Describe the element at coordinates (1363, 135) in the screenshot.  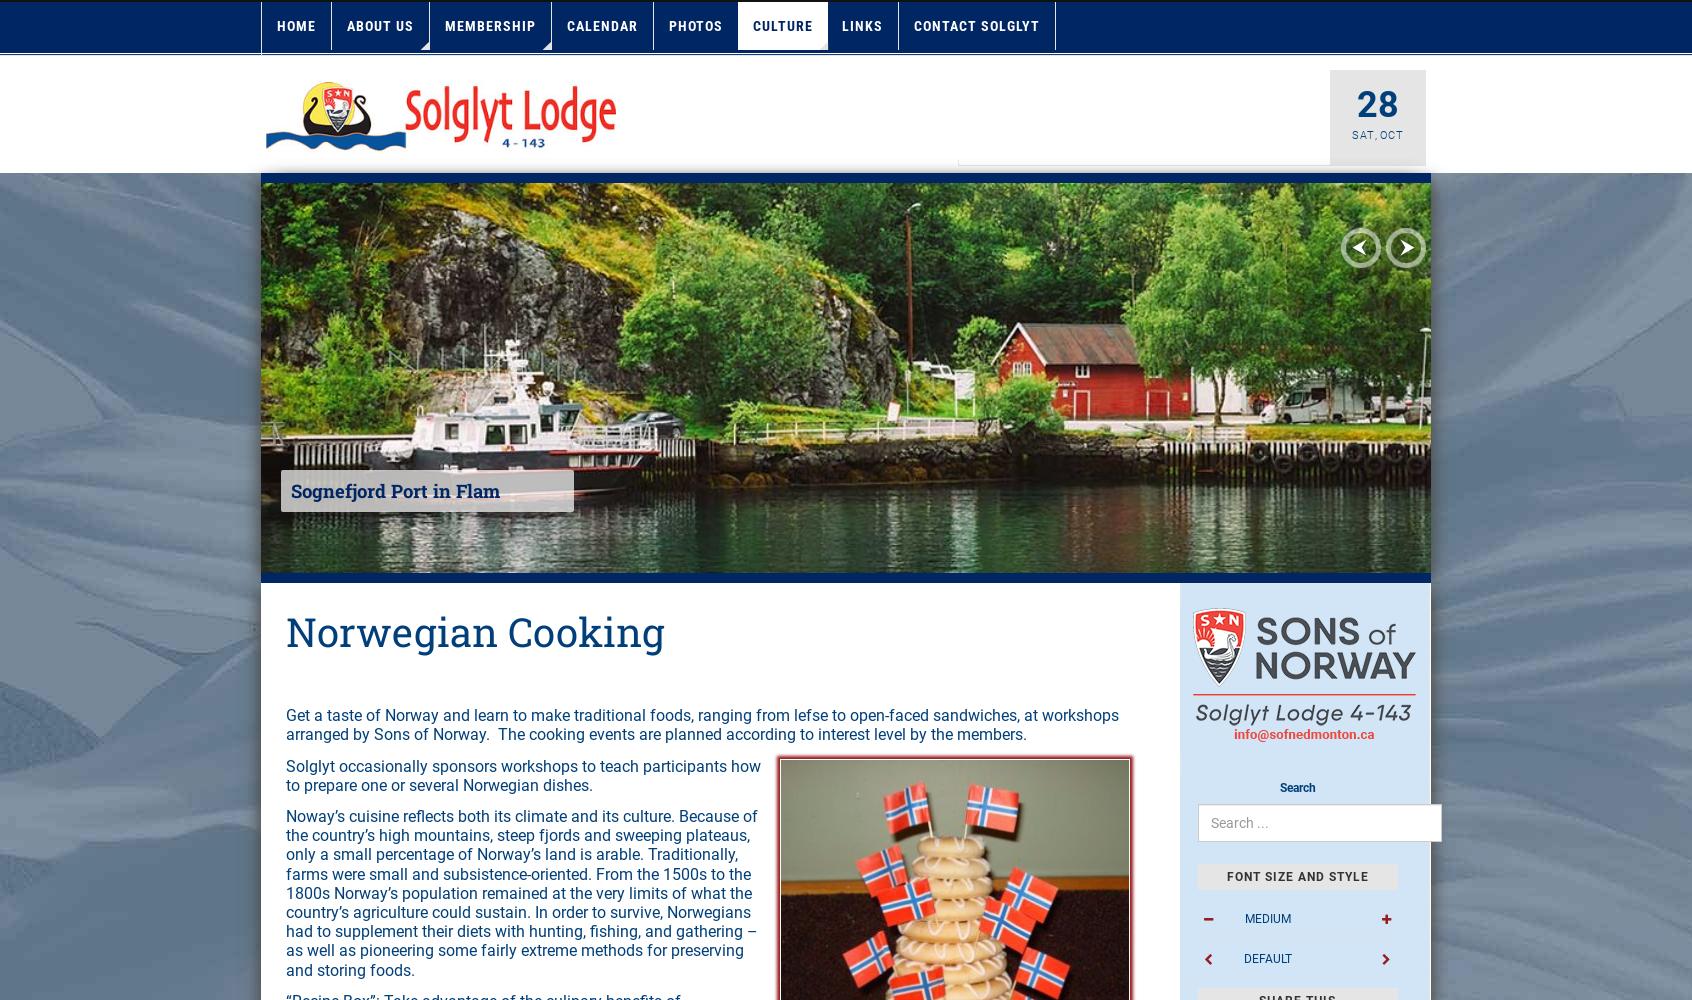
I see `'Sat'` at that location.